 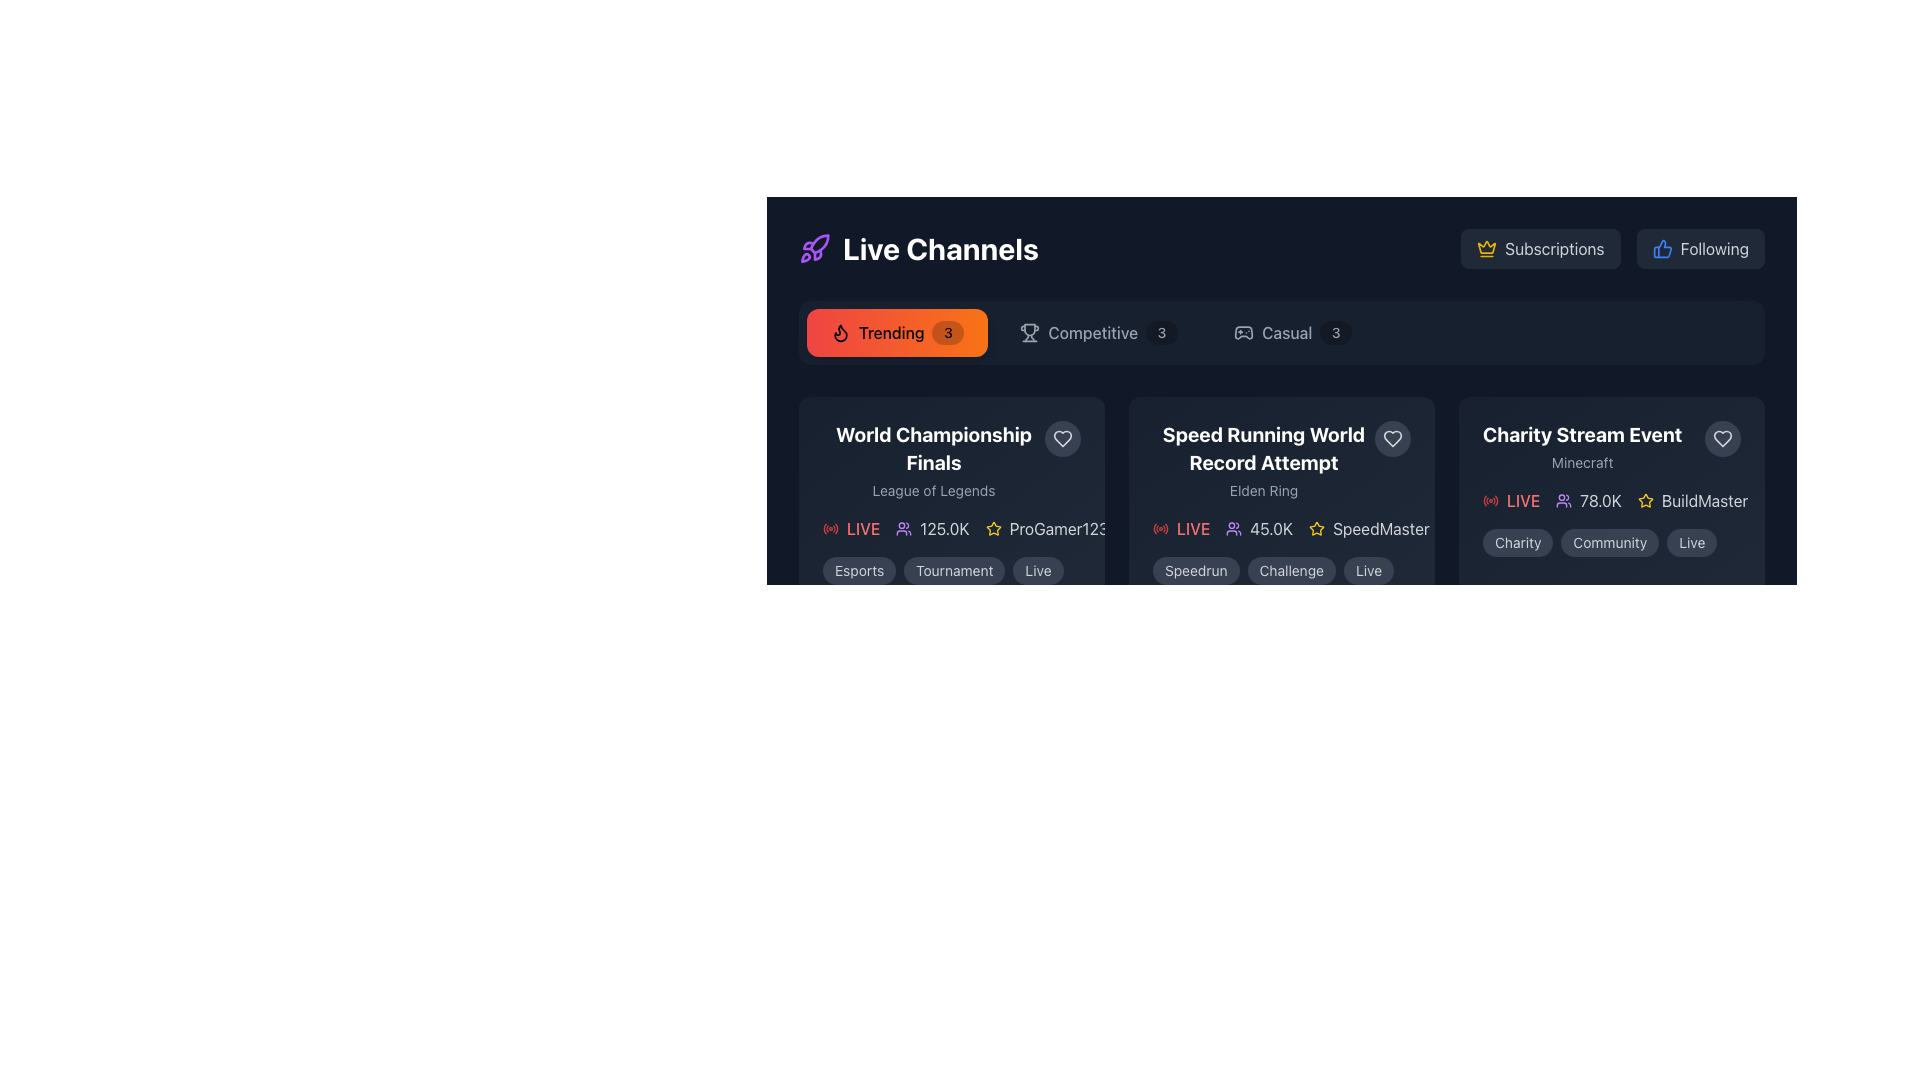 I want to click on the modern purple gradient rocket icon located to the left of the 'Live Channels' text, so click(x=815, y=248).